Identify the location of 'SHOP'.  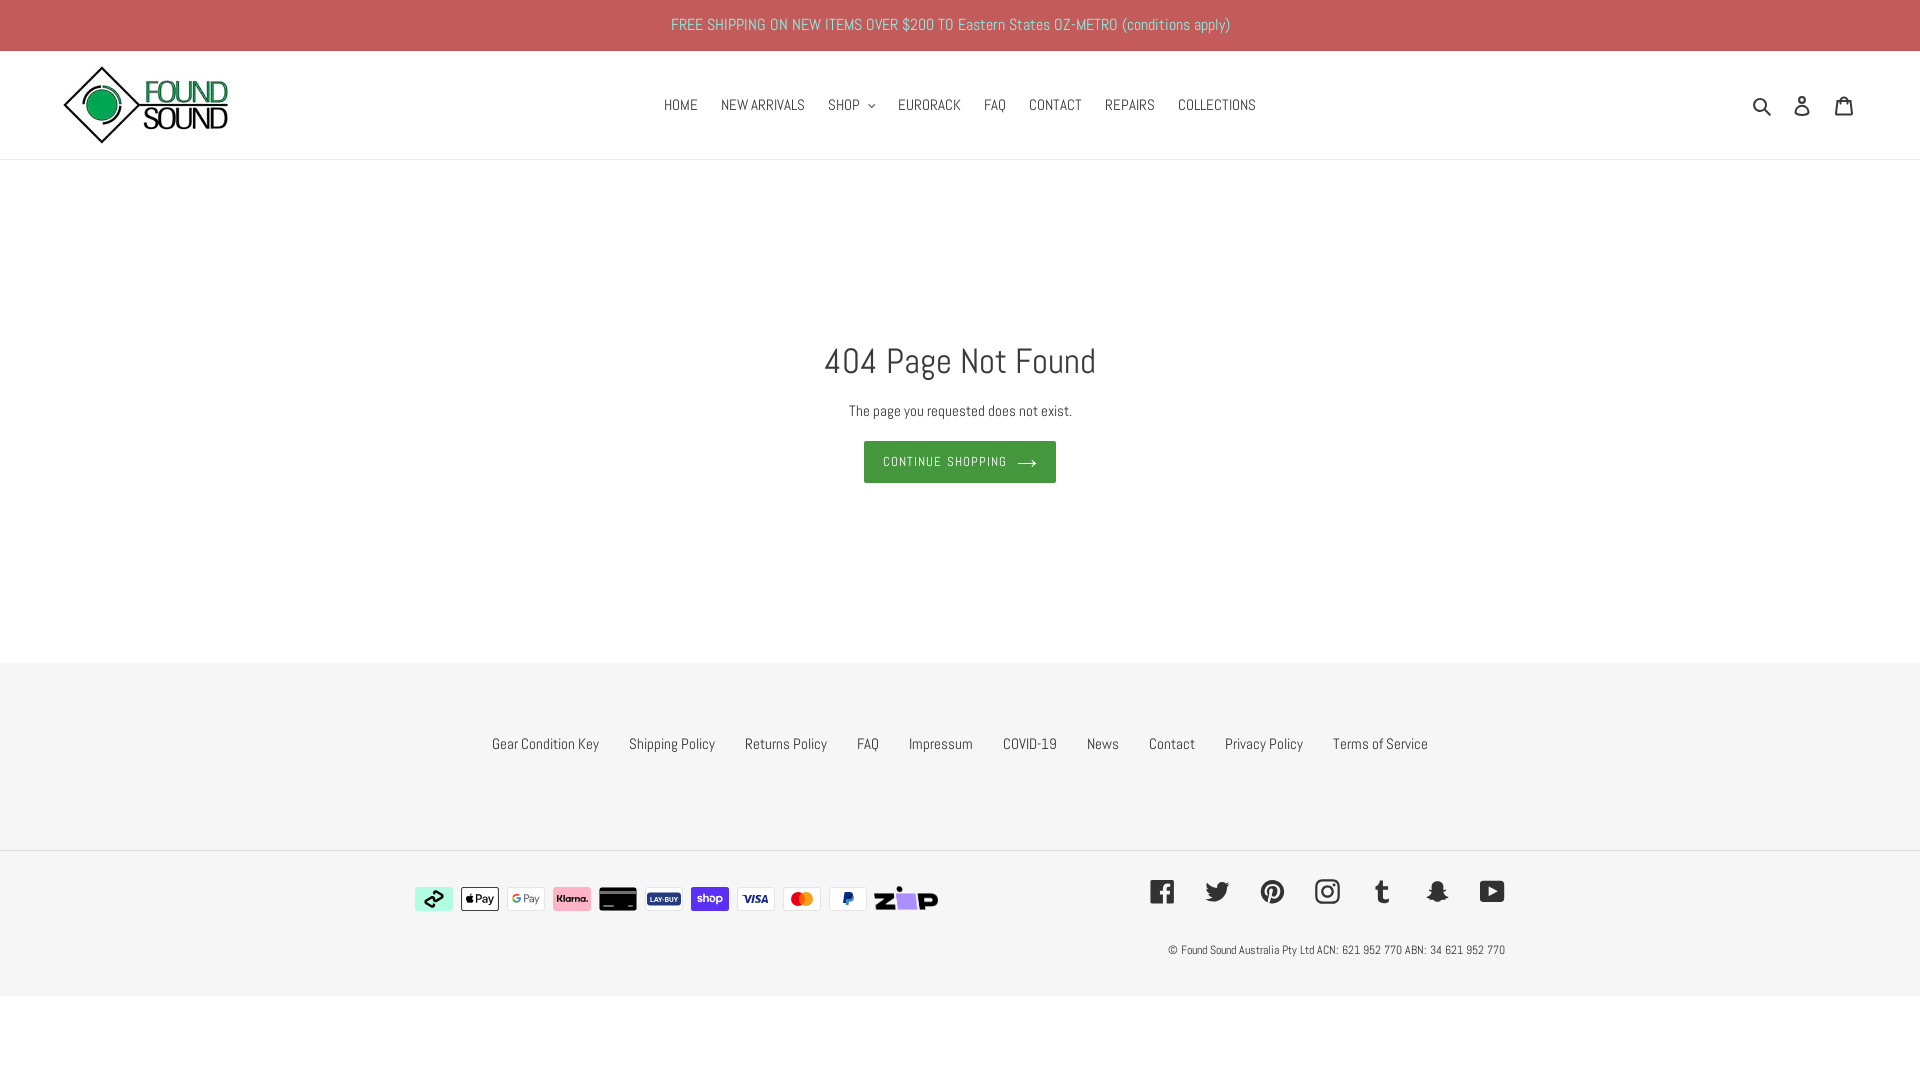
(851, 105).